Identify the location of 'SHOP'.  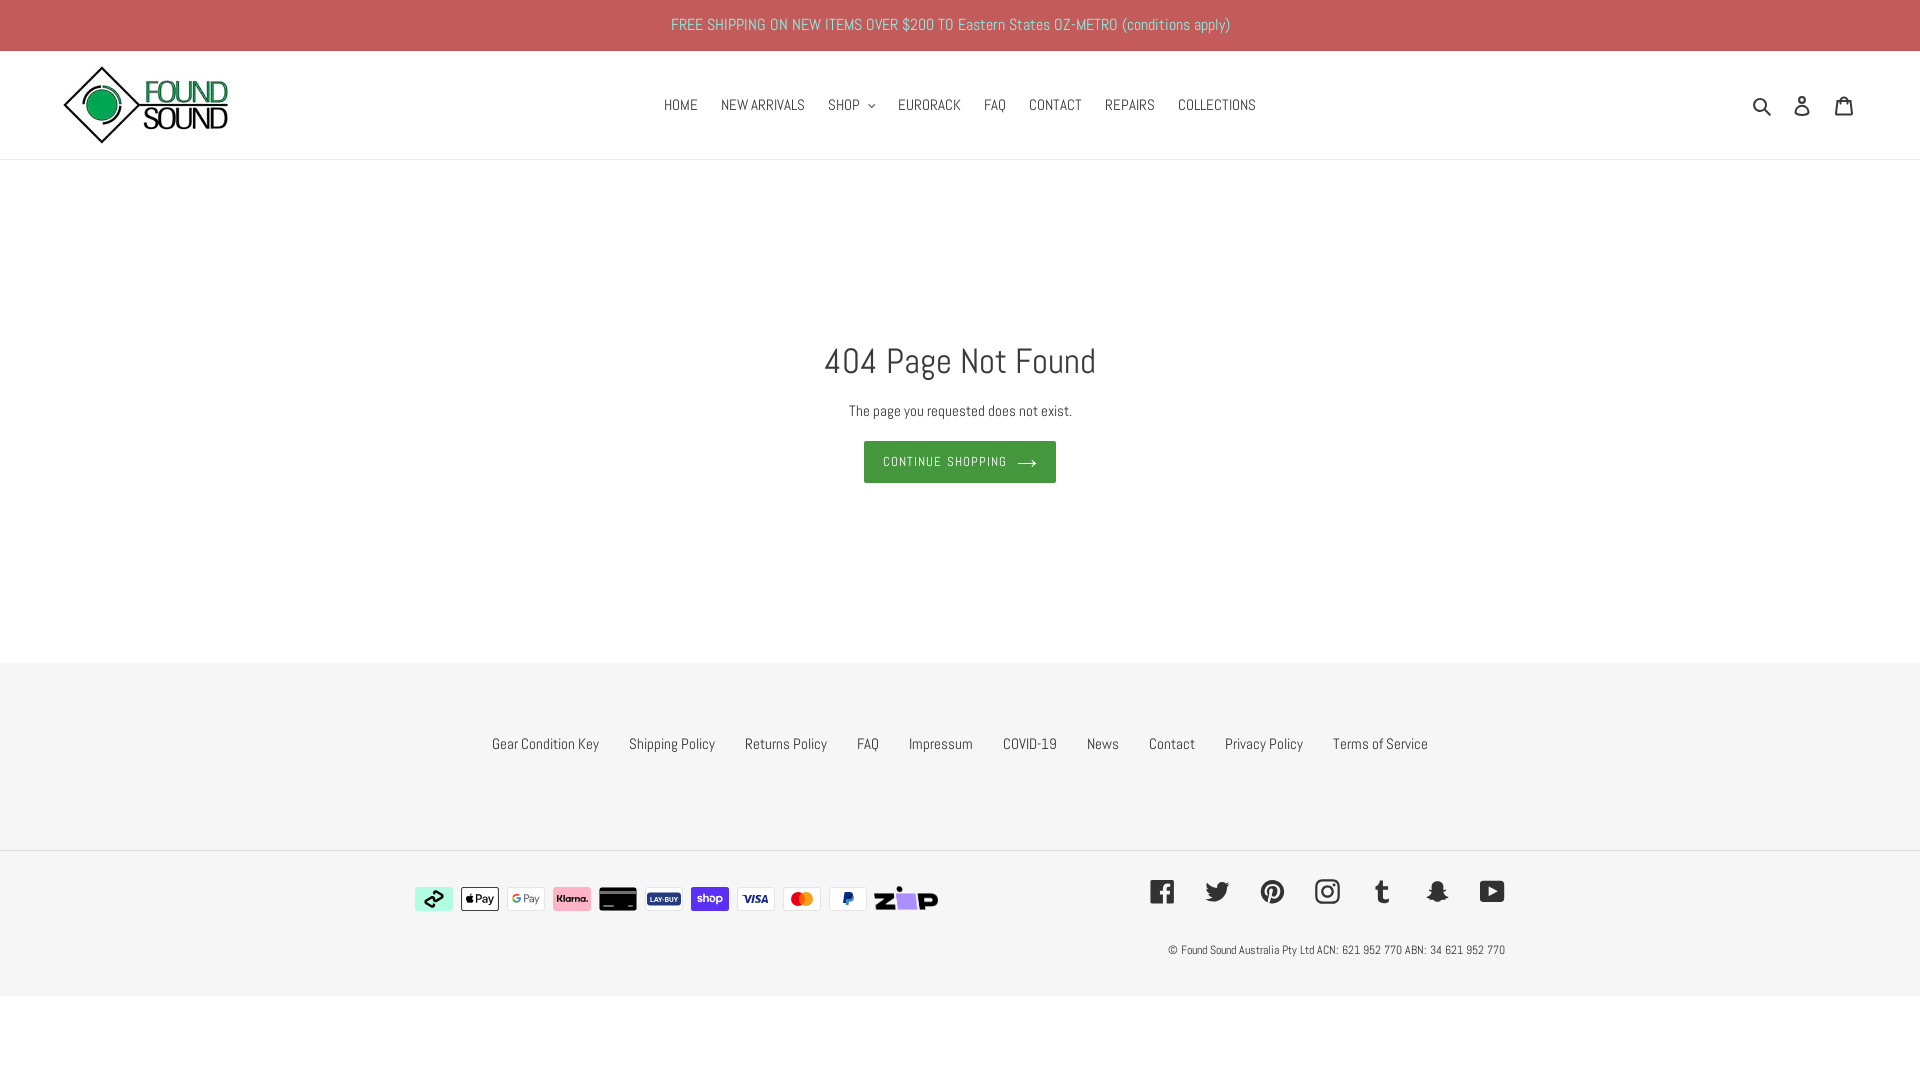
(851, 105).